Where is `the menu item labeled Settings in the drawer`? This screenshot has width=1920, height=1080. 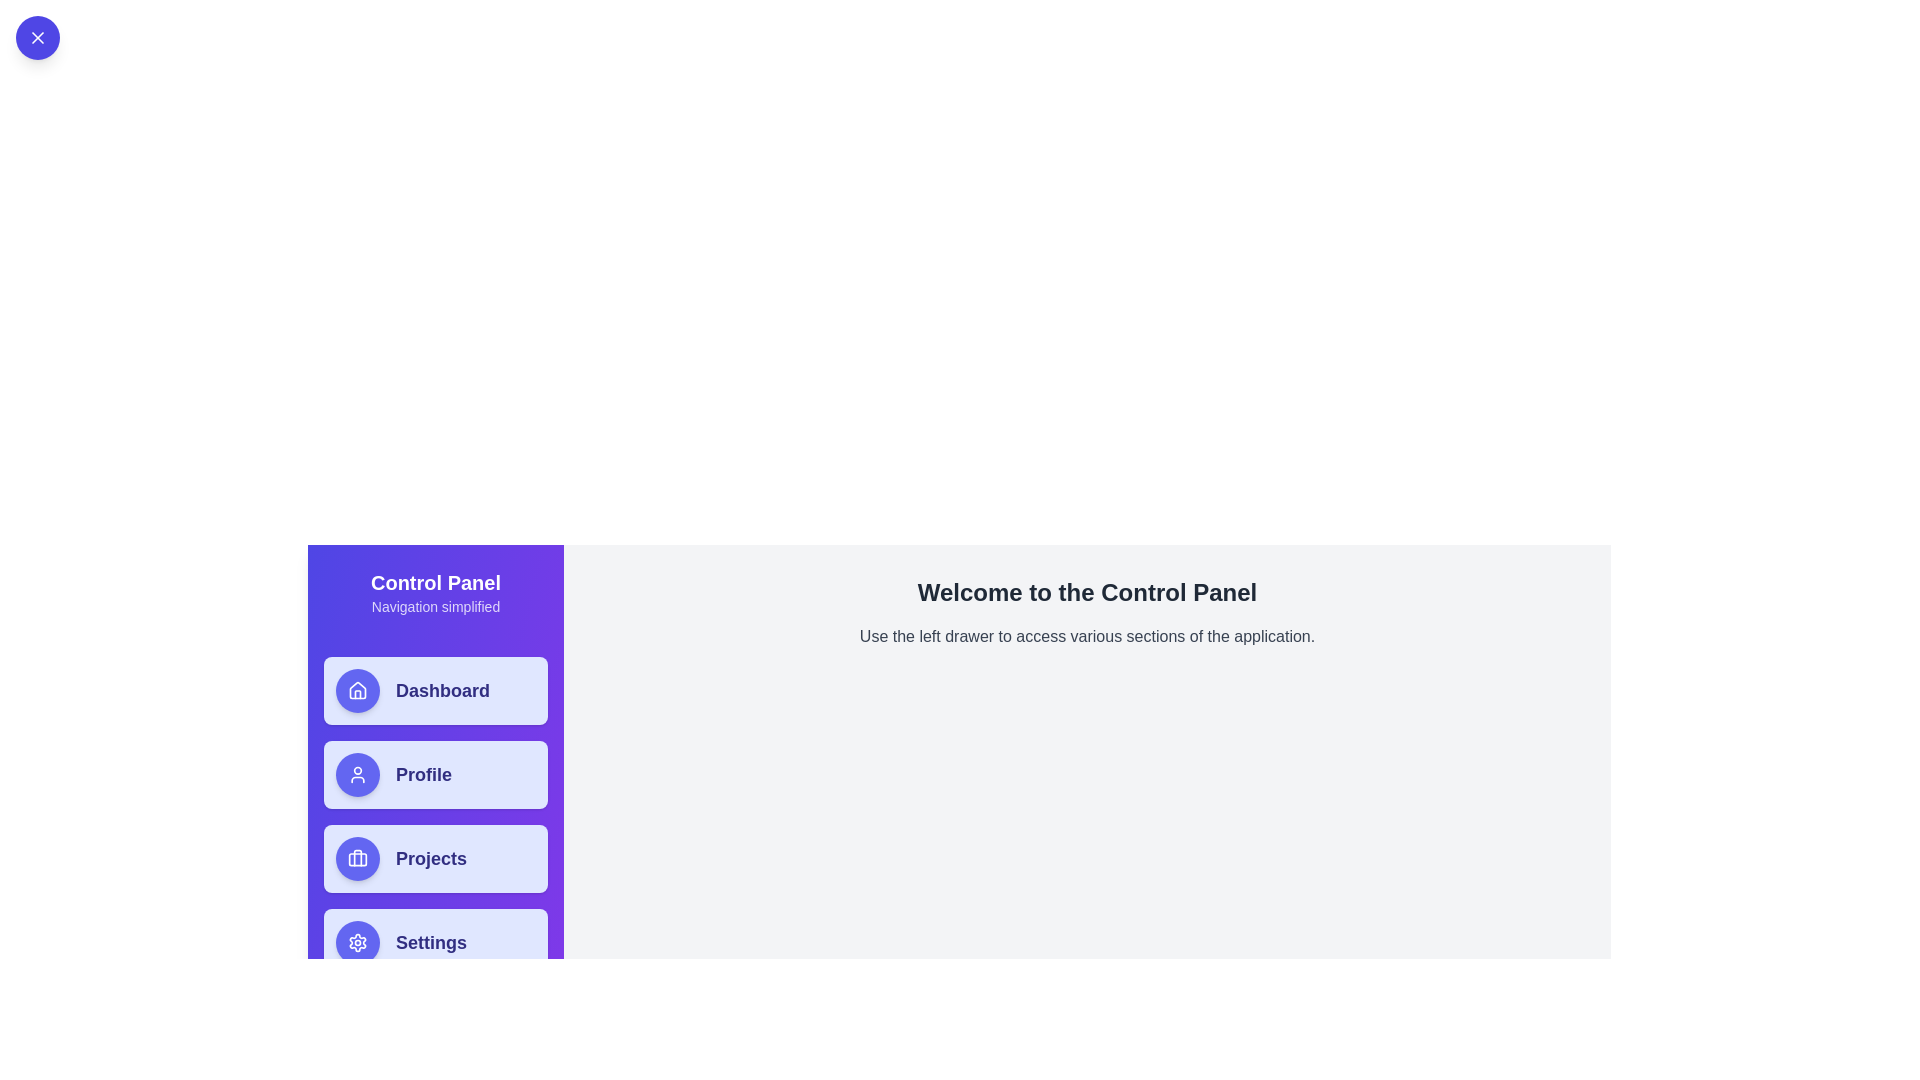
the menu item labeled Settings in the drawer is located at coordinates (435, 942).